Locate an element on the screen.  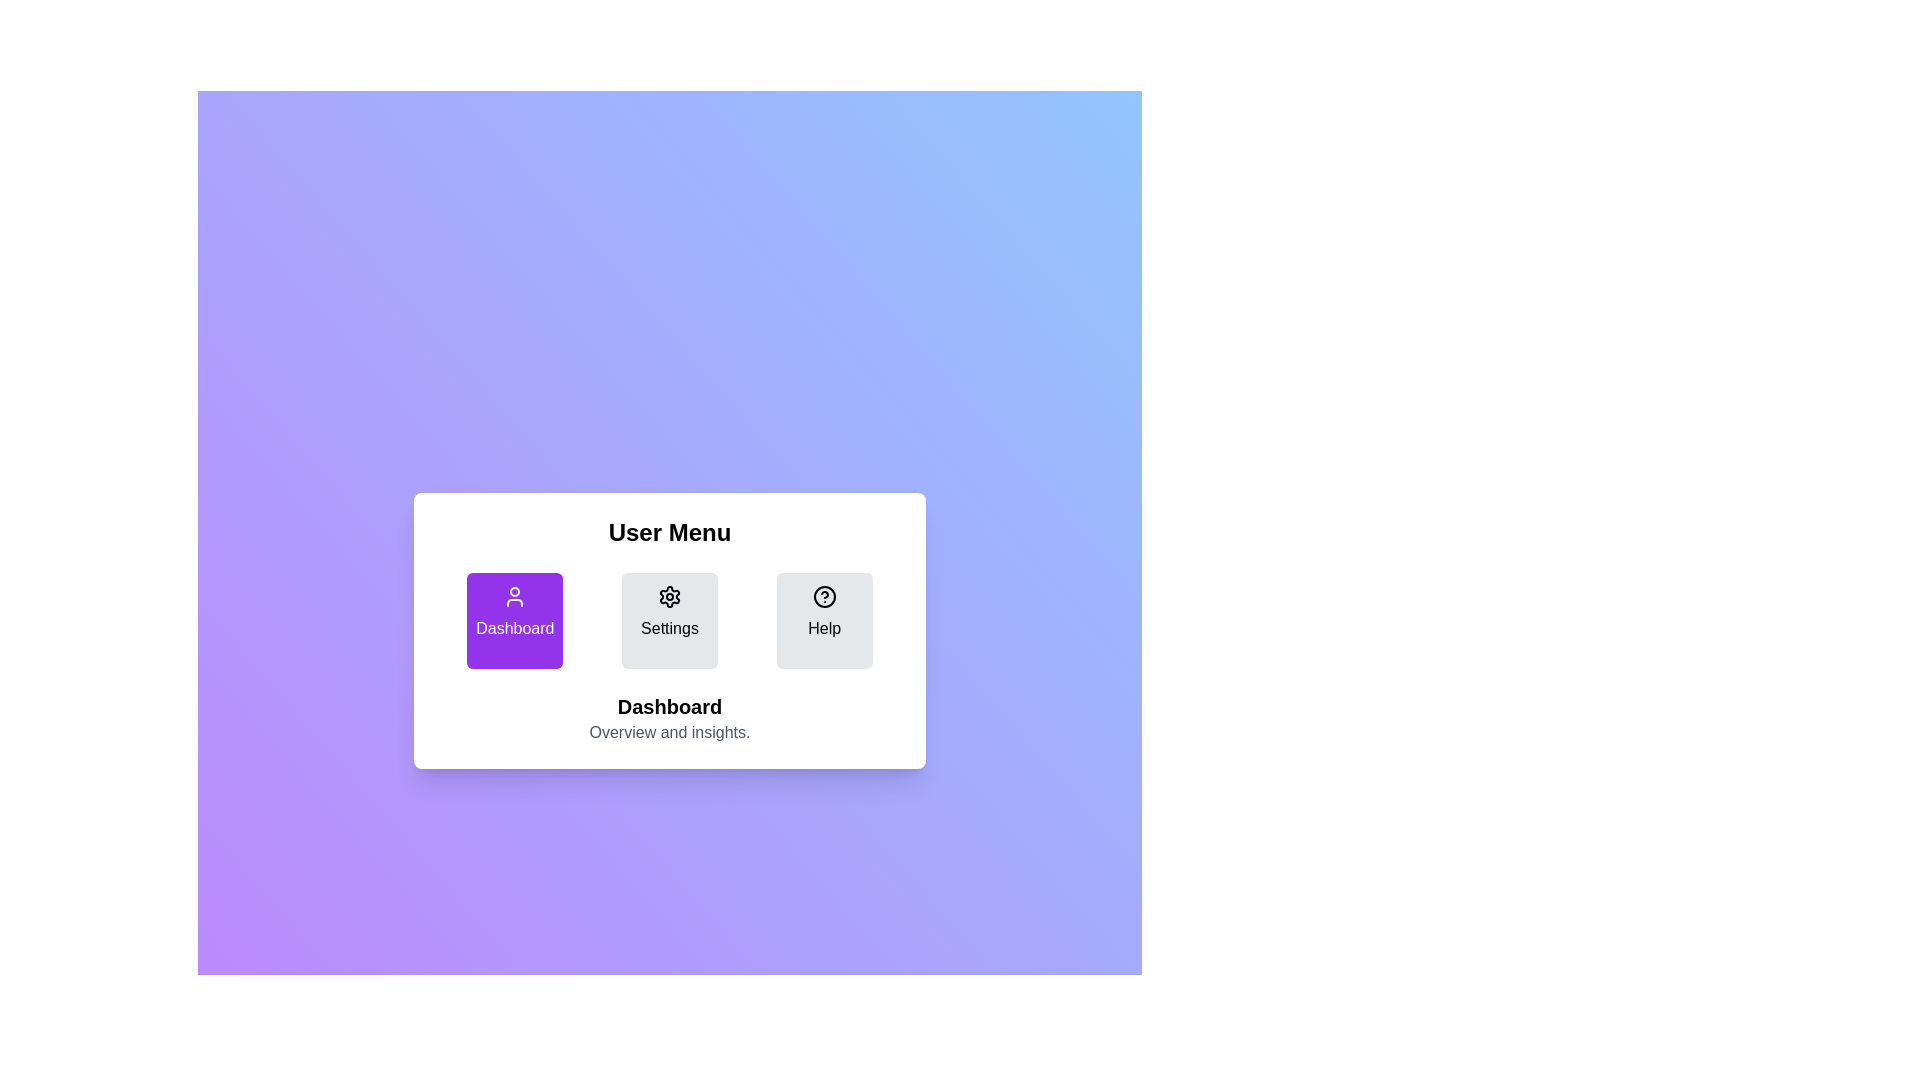
the Settings button to activate the corresponding section is located at coordinates (669, 620).